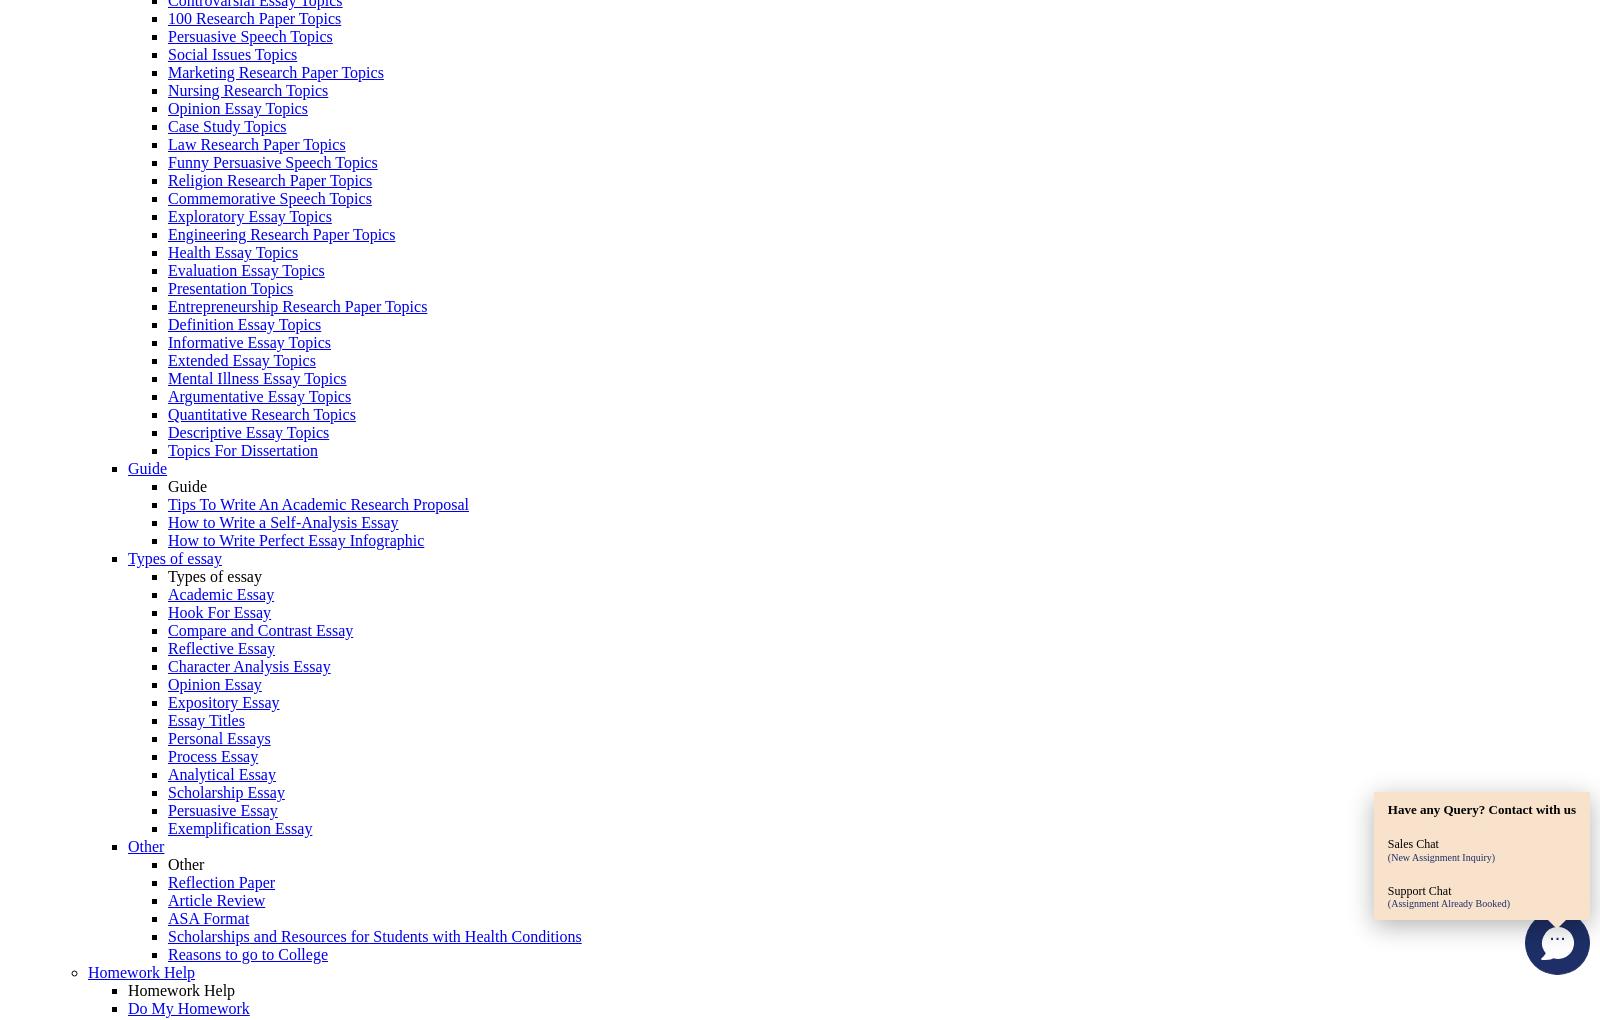  What do you see at coordinates (248, 431) in the screenshot?
I see `'Descriptive Essay Topics'` at bounding box center [248, 431].